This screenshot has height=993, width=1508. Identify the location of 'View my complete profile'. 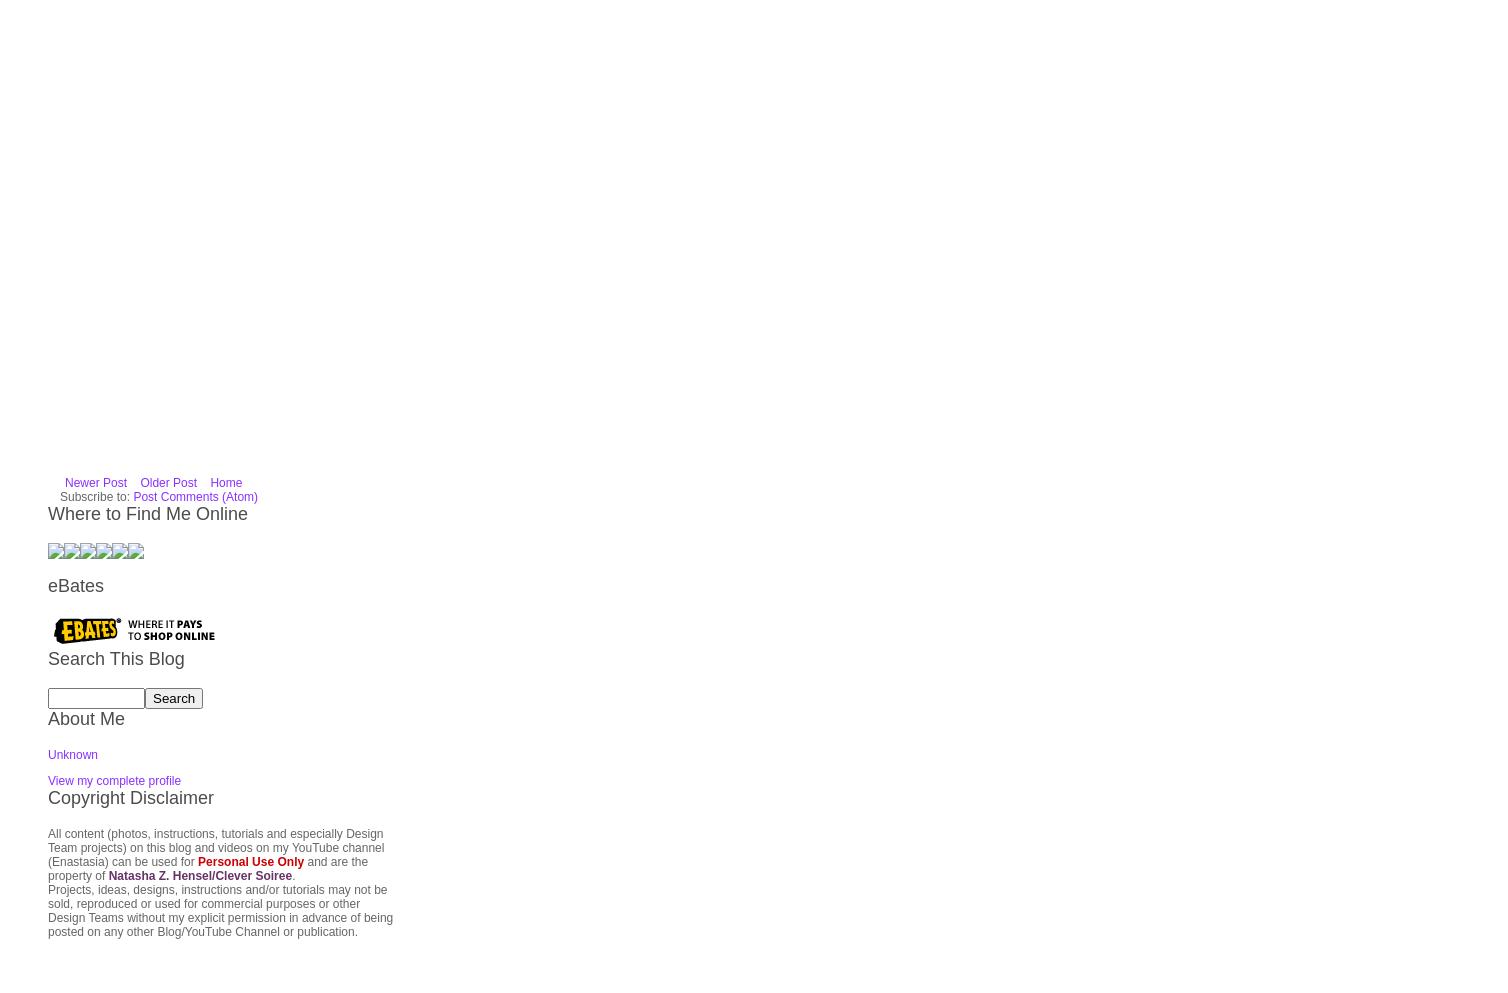
(114, 540).